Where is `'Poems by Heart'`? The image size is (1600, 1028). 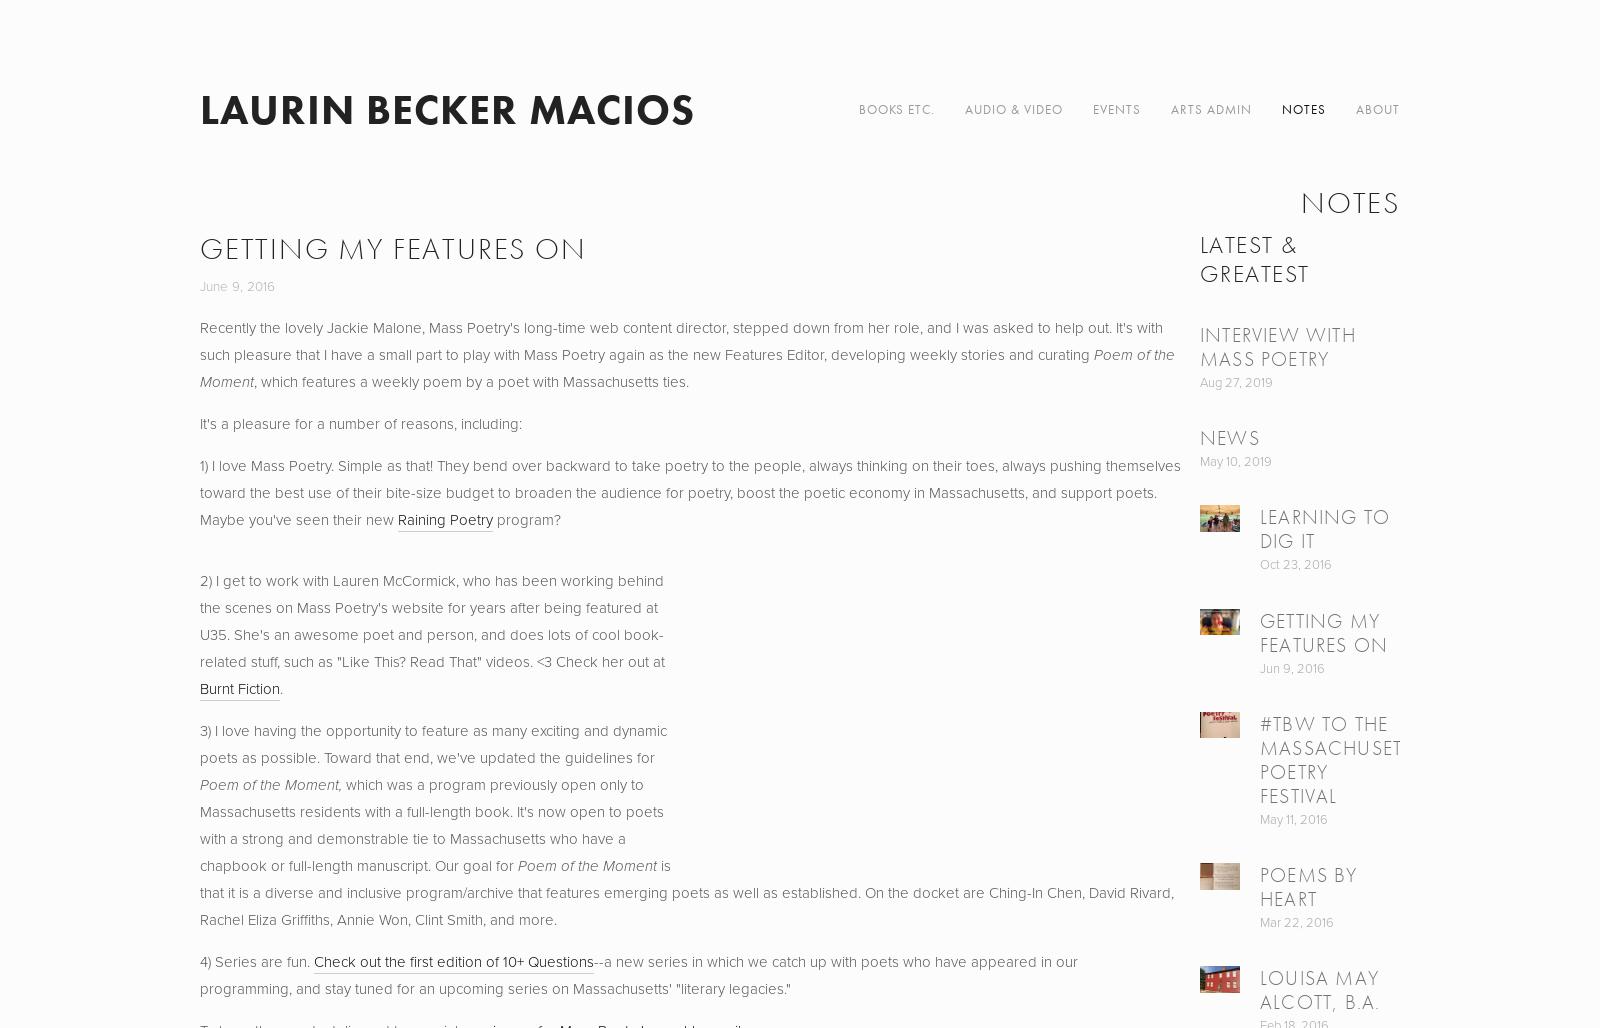 'Poems by Heart' is located at coordinates (1307, 885).